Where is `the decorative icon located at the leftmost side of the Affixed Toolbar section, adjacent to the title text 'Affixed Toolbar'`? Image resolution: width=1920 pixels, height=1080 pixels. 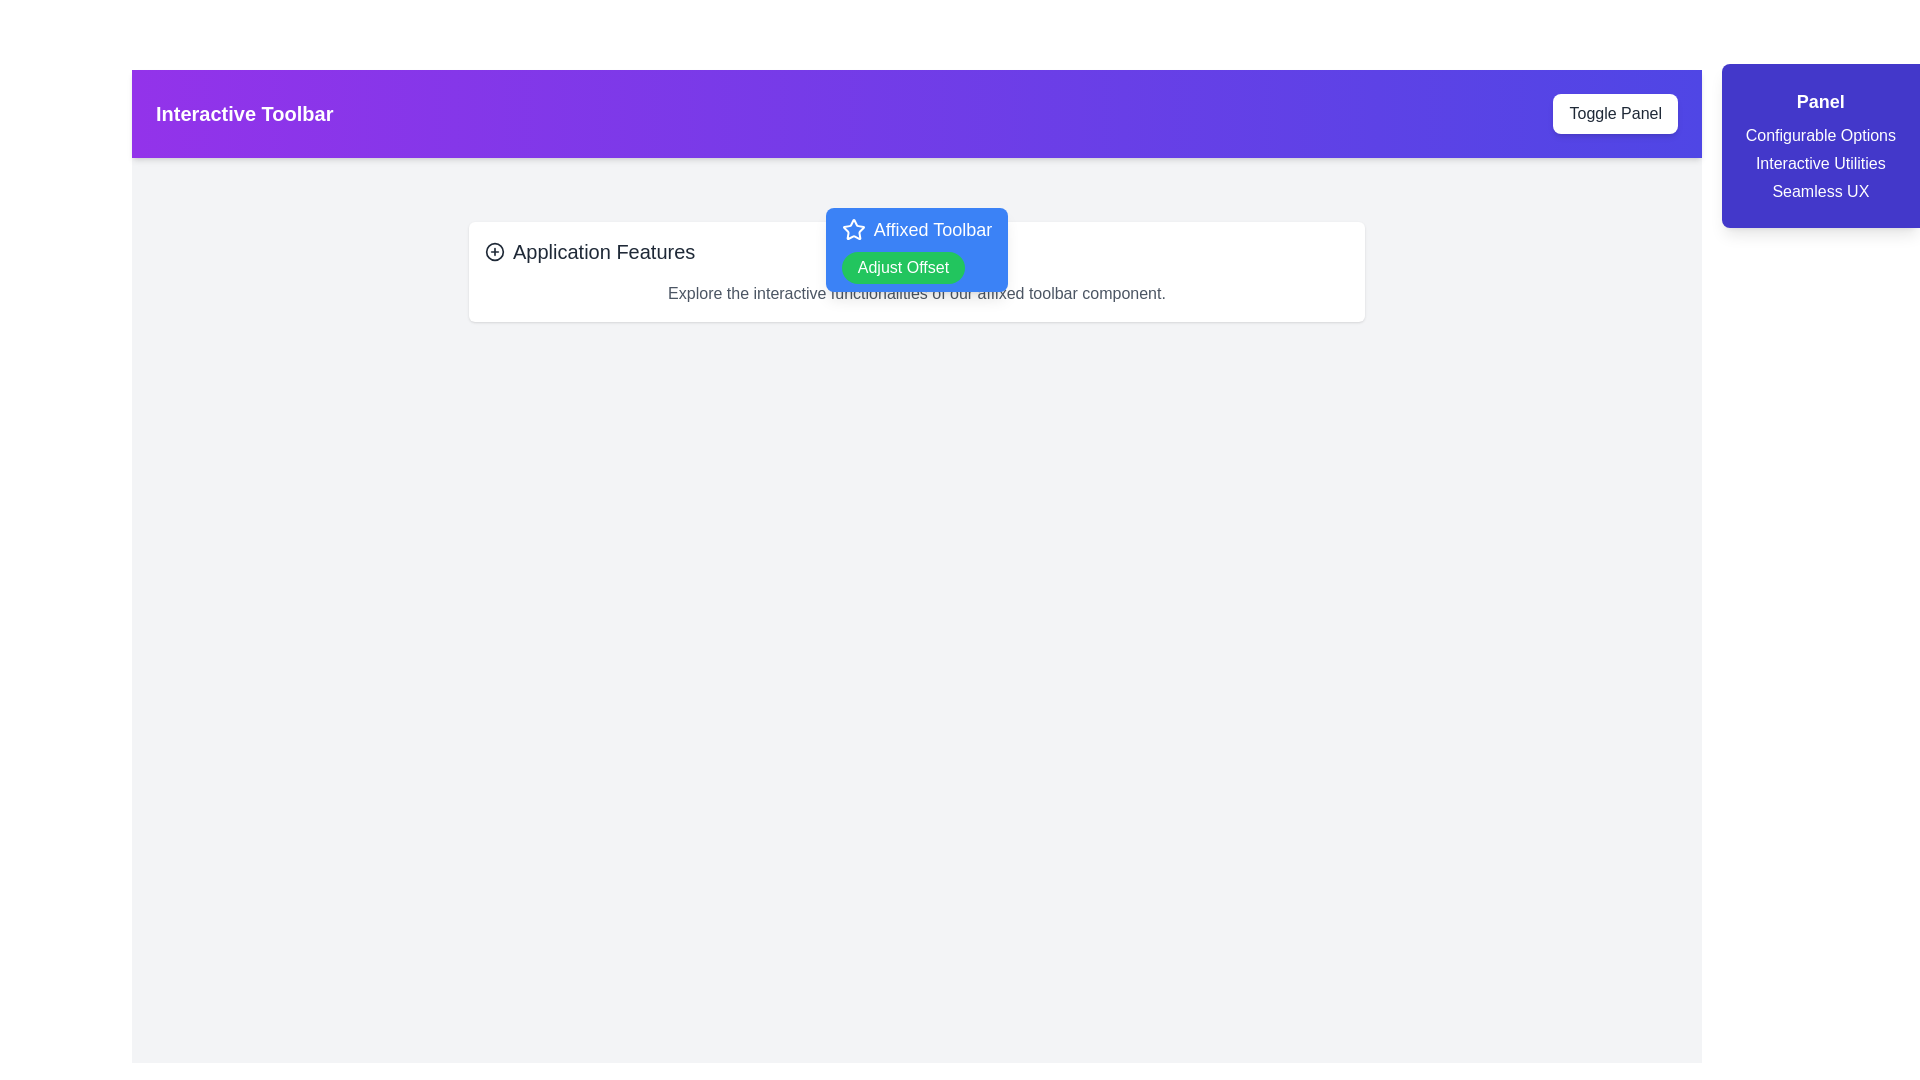 the decorative icon located at the leftmost side of the Affixed Toolbar section, adjacent to the title text 'Affixed Toolbar' is located at coordinates (853, 229).